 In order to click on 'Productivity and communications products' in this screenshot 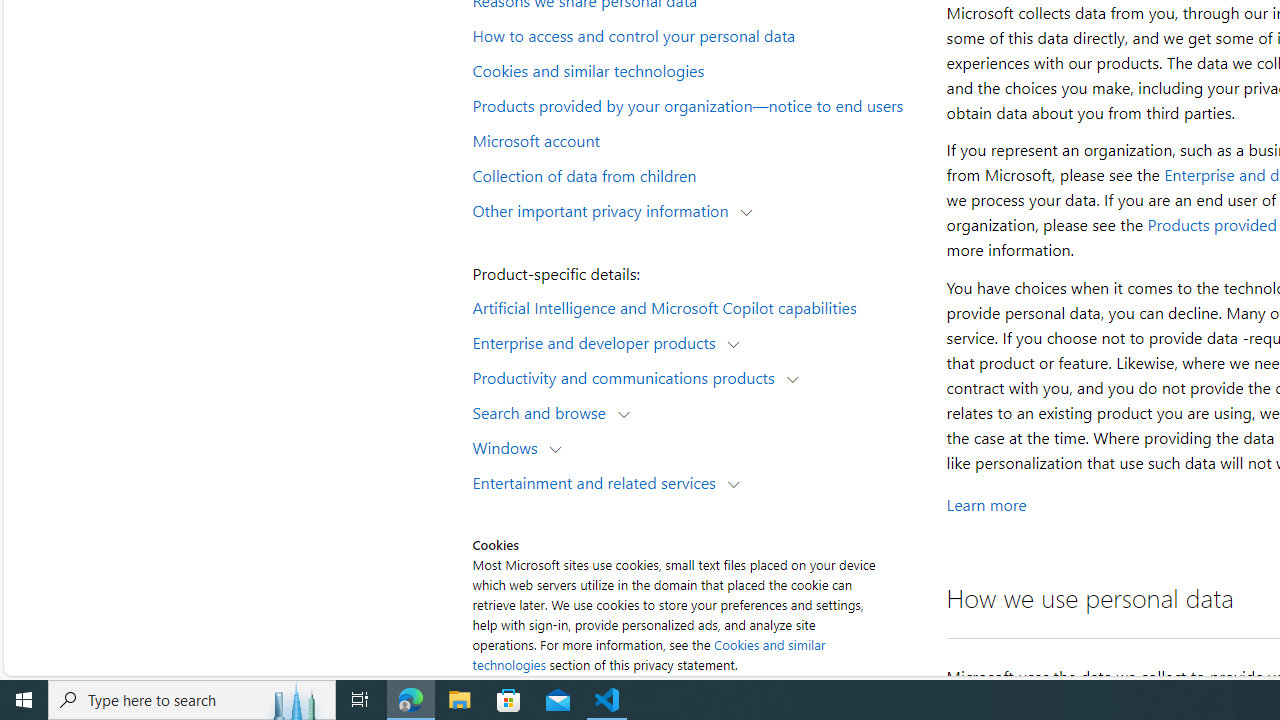, I will do `click(627, 376)`.